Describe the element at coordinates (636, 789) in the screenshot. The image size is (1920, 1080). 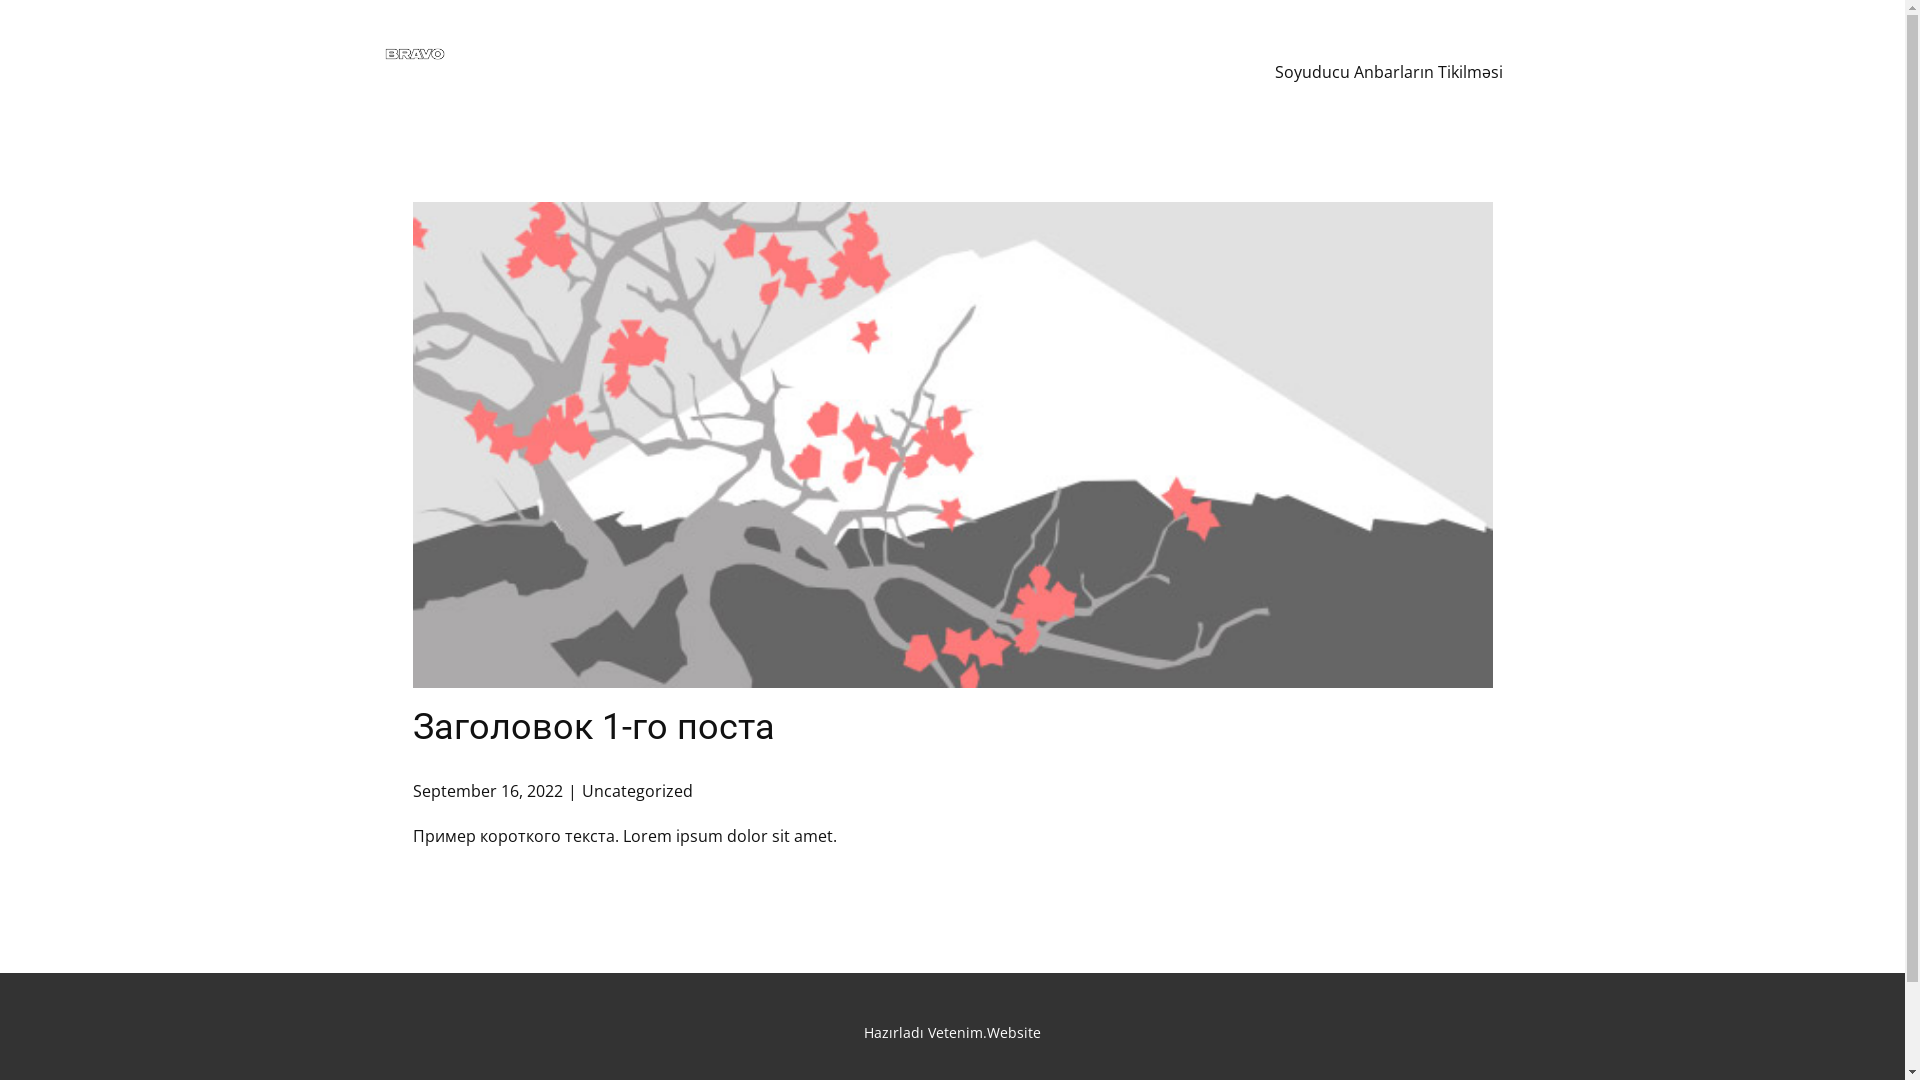
I see `'Uncategorized'` at that location.